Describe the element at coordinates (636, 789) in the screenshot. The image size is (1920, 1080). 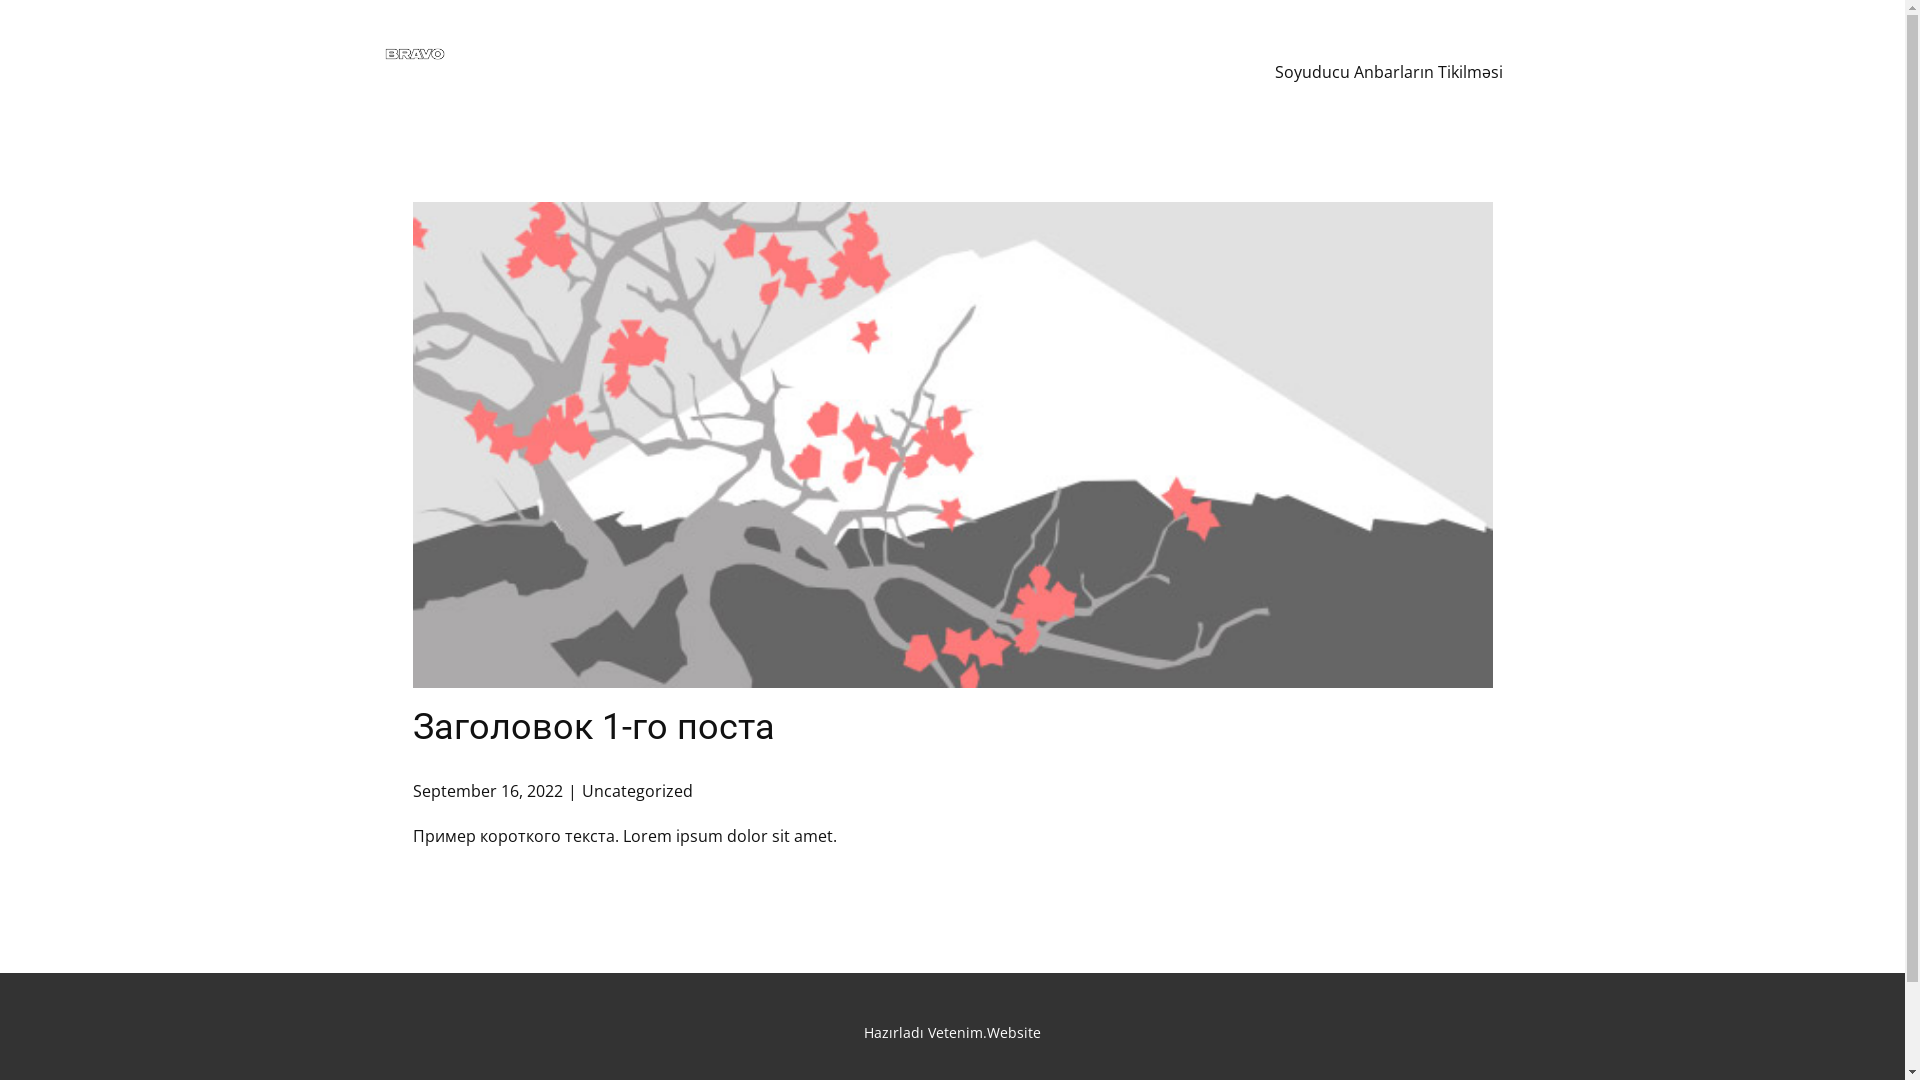
I see `'Uncategorized'` at that location.